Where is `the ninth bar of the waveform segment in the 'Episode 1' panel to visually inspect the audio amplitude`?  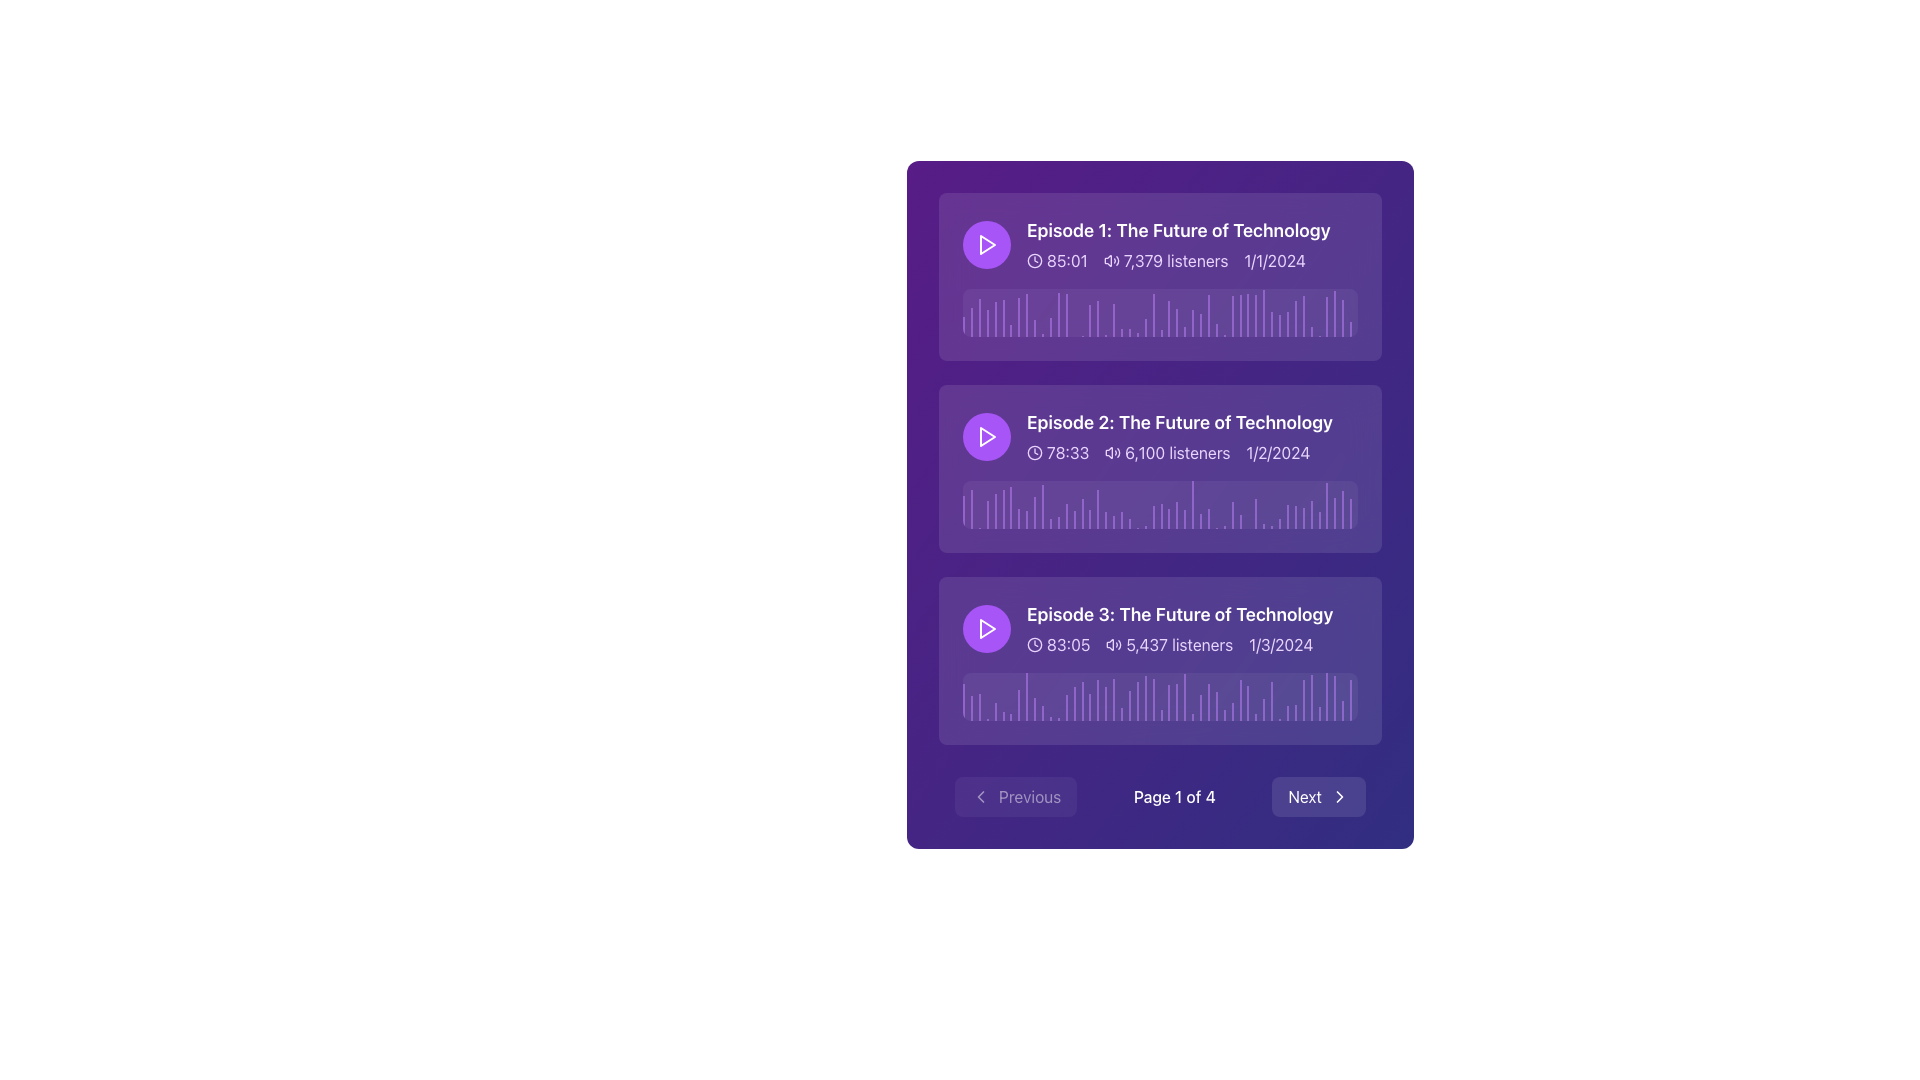
the ninth bar of the waveform segment in the 'Episode 1' panel to visually inspect the audio amplitude is located at coordinates (1027, 315).